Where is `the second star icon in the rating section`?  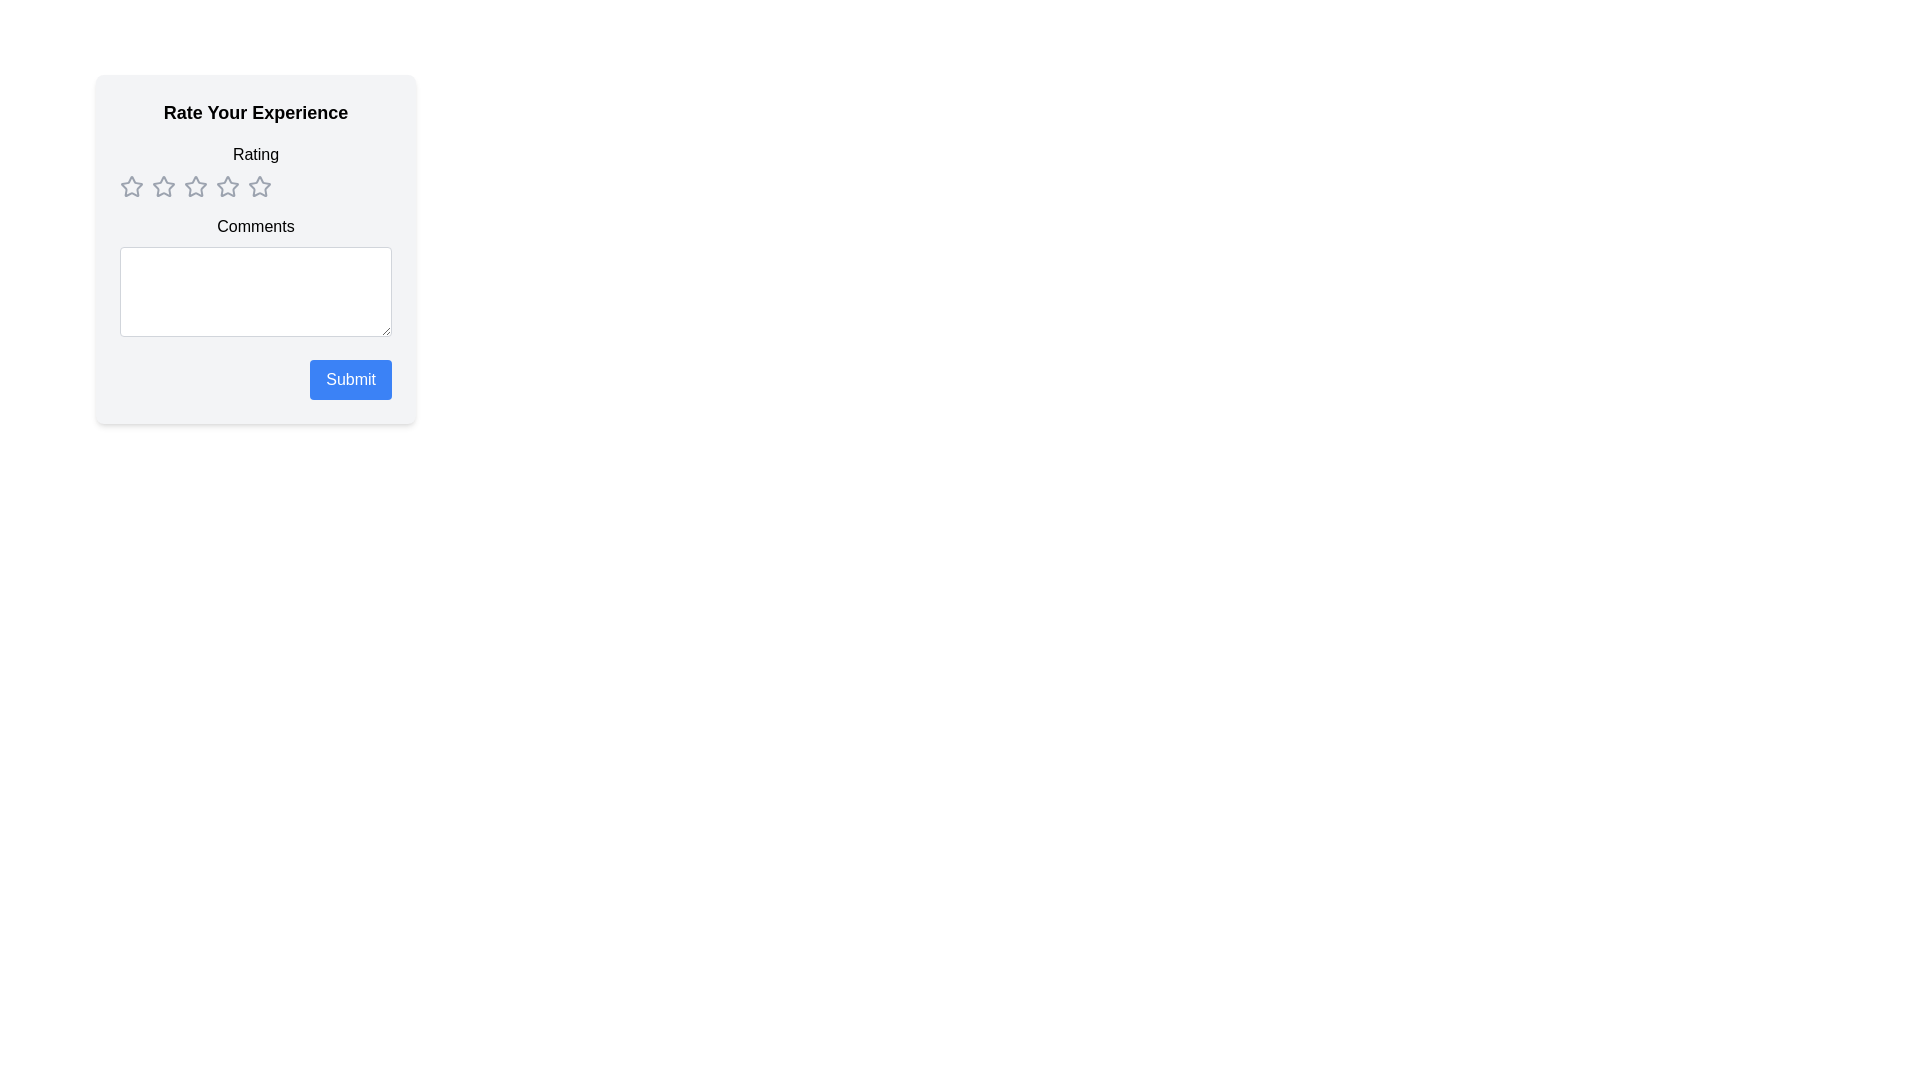 the second star icon in the rating section is located at coordinates (163, 186).